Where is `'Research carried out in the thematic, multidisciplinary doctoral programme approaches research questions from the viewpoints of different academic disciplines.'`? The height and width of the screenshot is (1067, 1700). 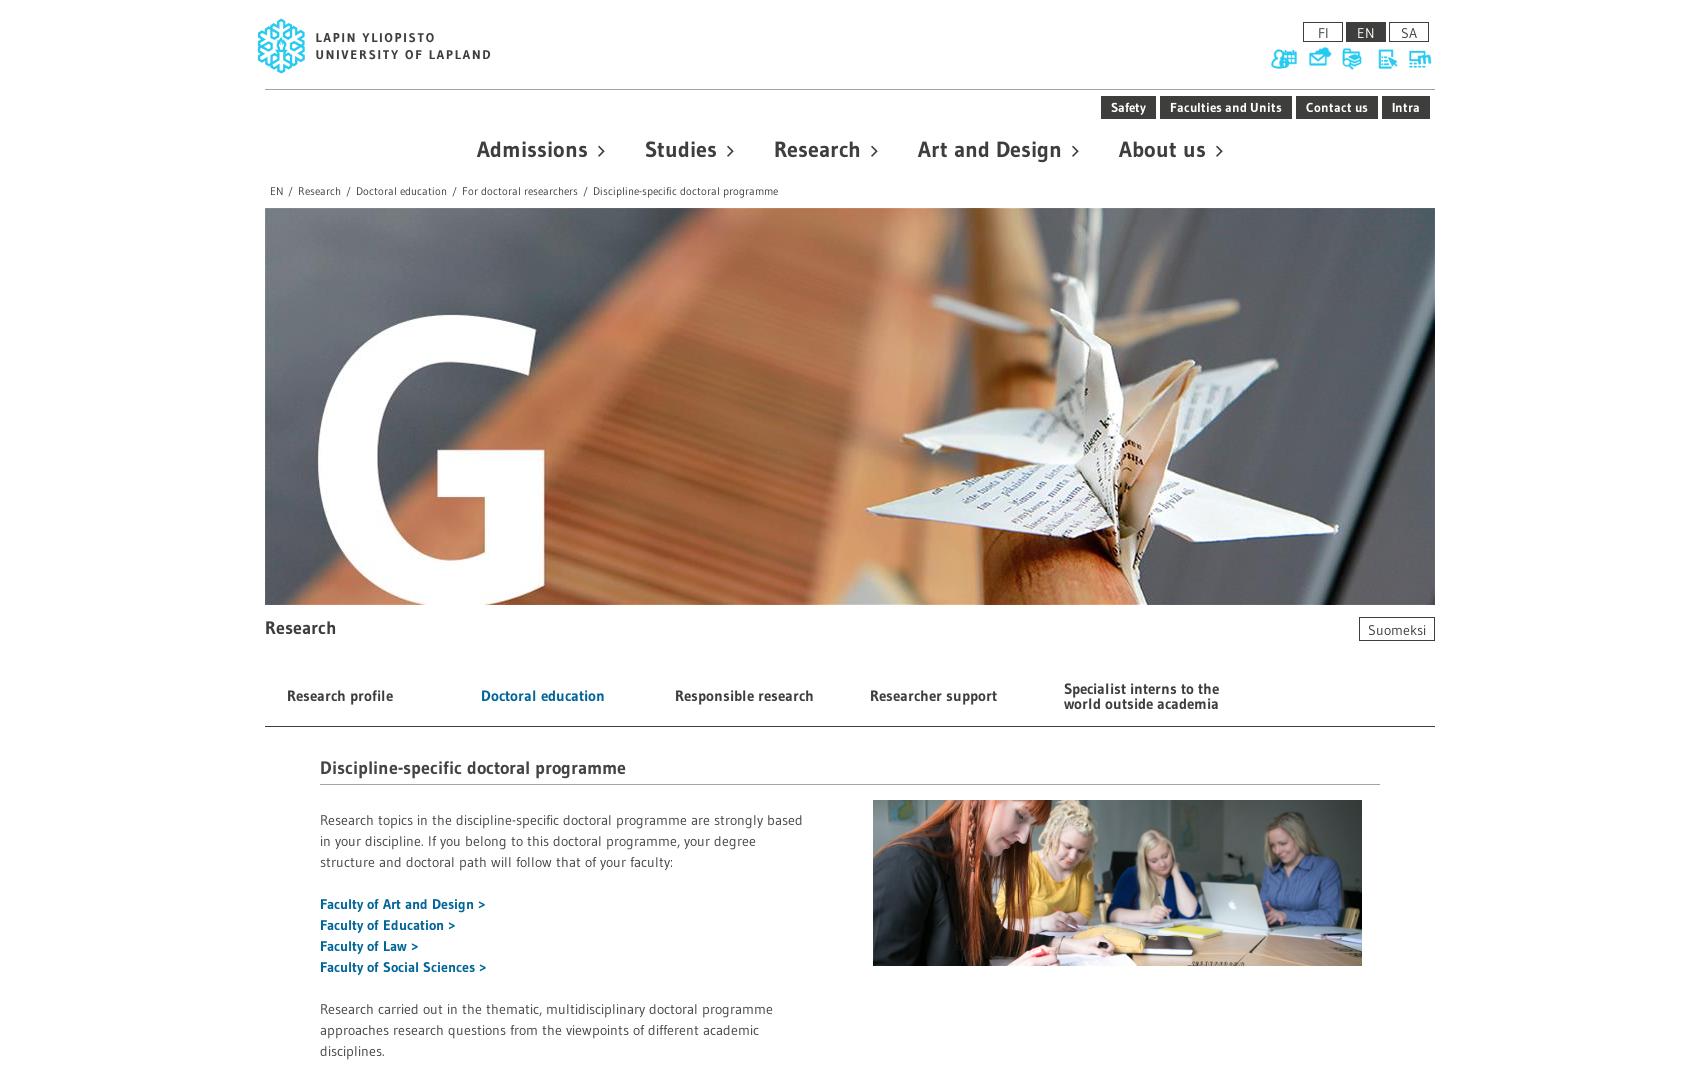 'Research carried out in the thematic, multidisciplinary doctoral programme approaches research questions from the viewpoints of different academic disciplines.' is located at coordinates (545, 1029).